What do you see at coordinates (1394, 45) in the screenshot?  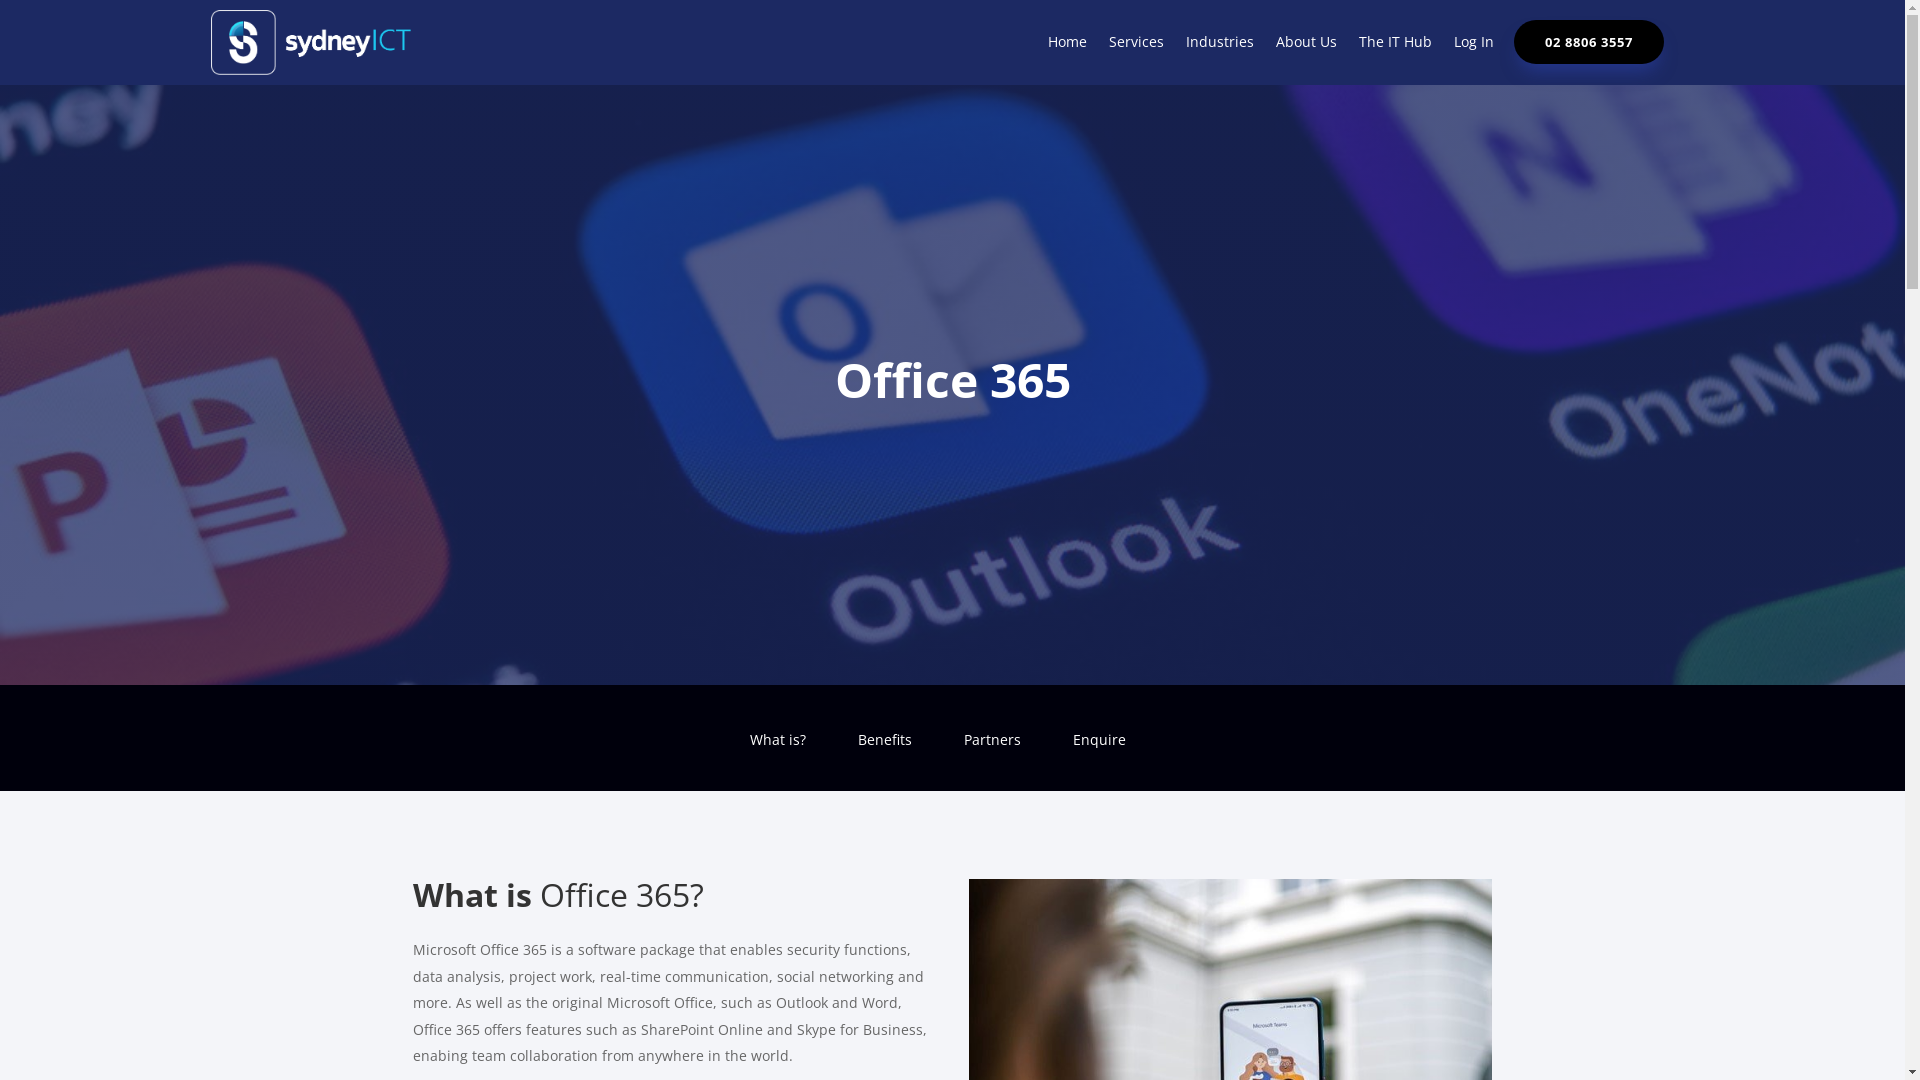 I see `'The IT Hub'` at bounding box center [1394, 45].